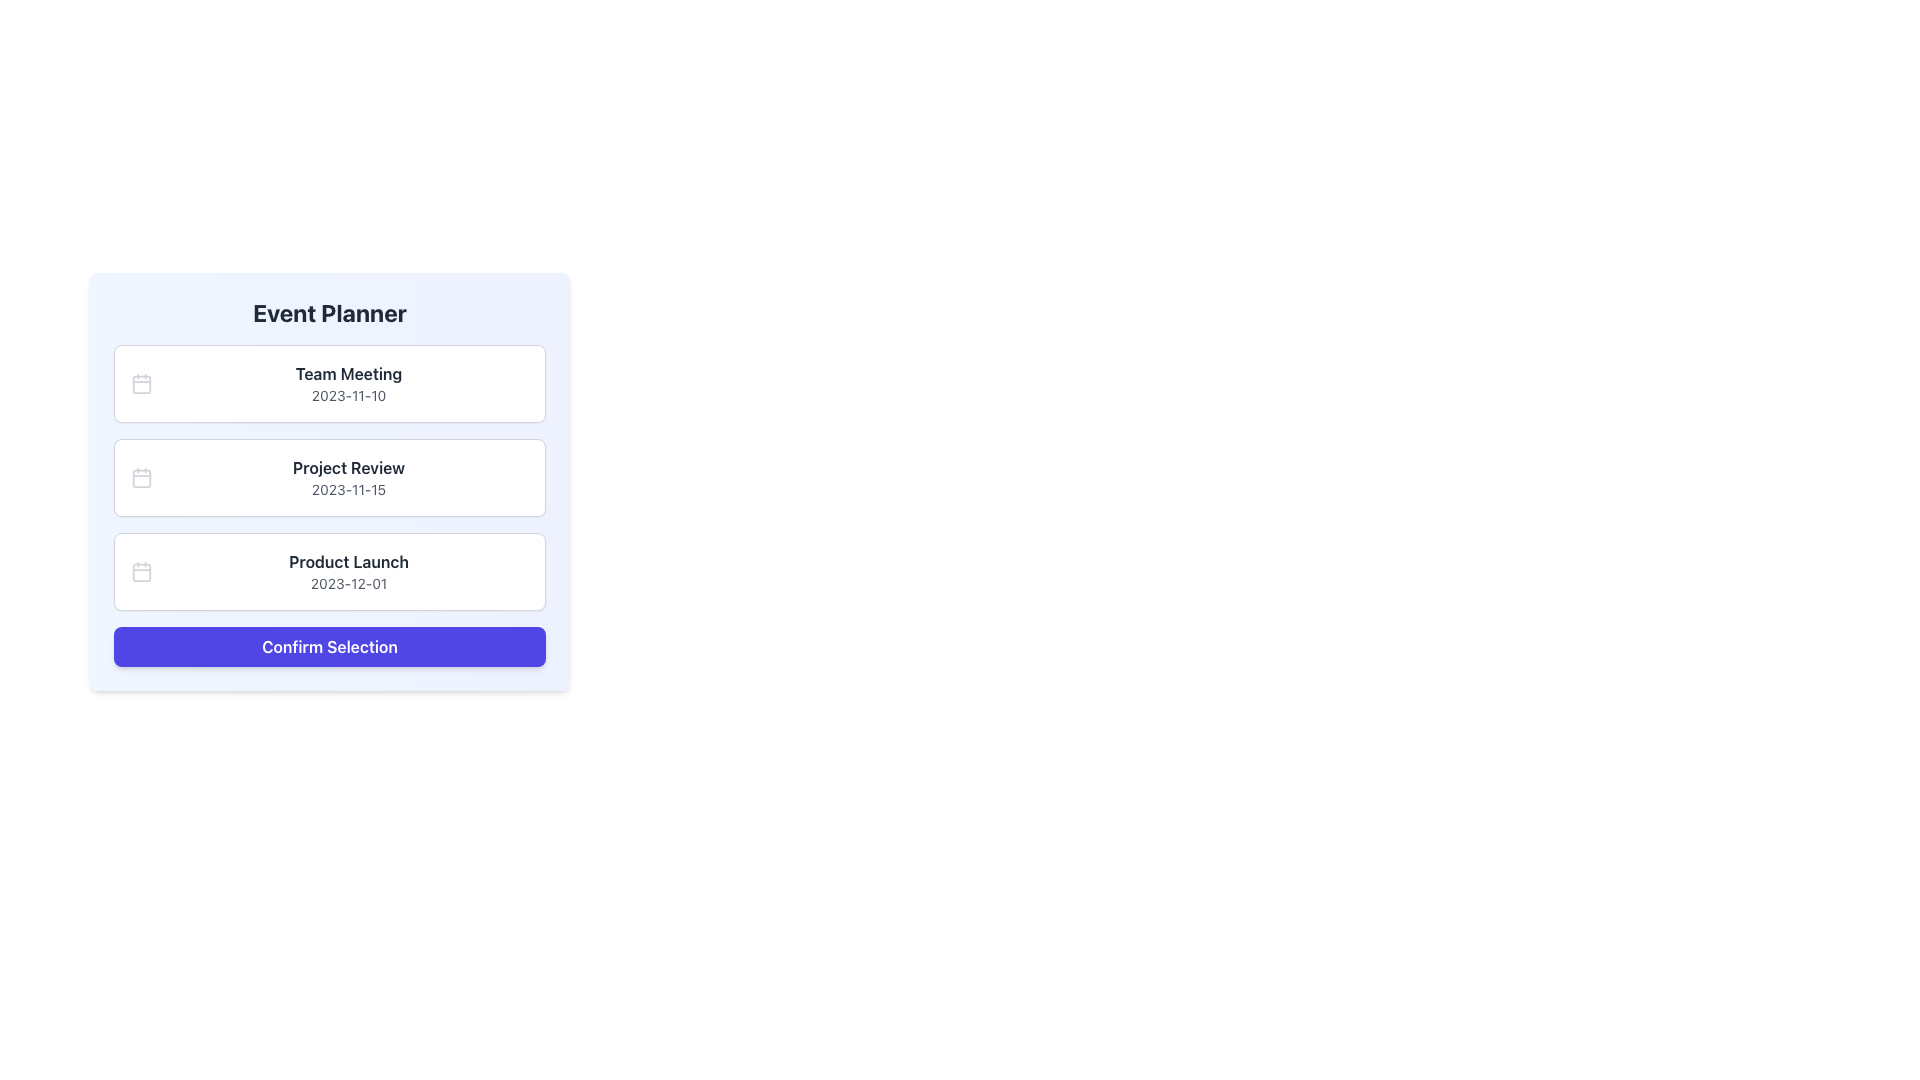 The image size is (1920, 1080). Describe the element at coordinates (141, 571) in the screenshot. I see `the rectangle with rounded corners within the calendar icon, located to the left of the 'Product Launch' list item in the 'Event Planner' interface` at that location.